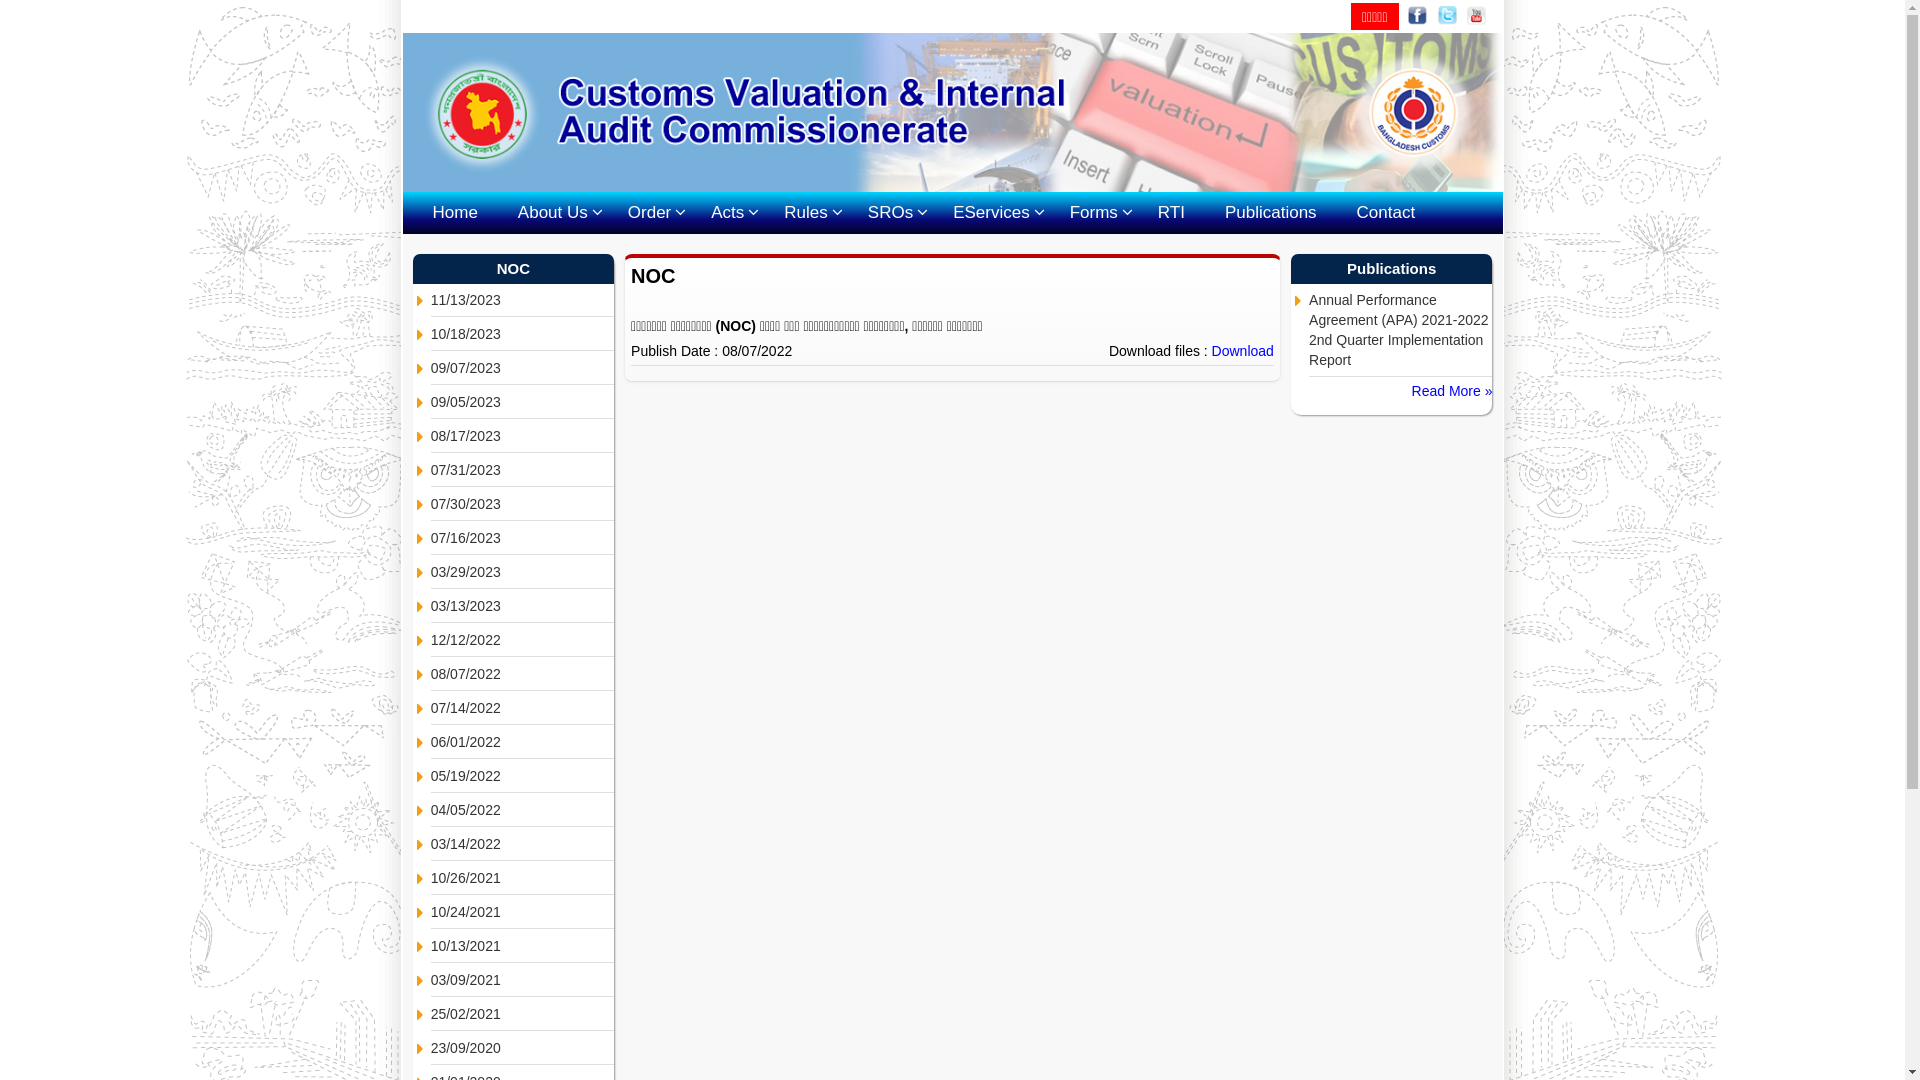 The image size is (1920, 1080). What do you see at coordinates (430, 877) in the screenshot?
I see `'10/26/2021'` at bounding box center [430, 877].